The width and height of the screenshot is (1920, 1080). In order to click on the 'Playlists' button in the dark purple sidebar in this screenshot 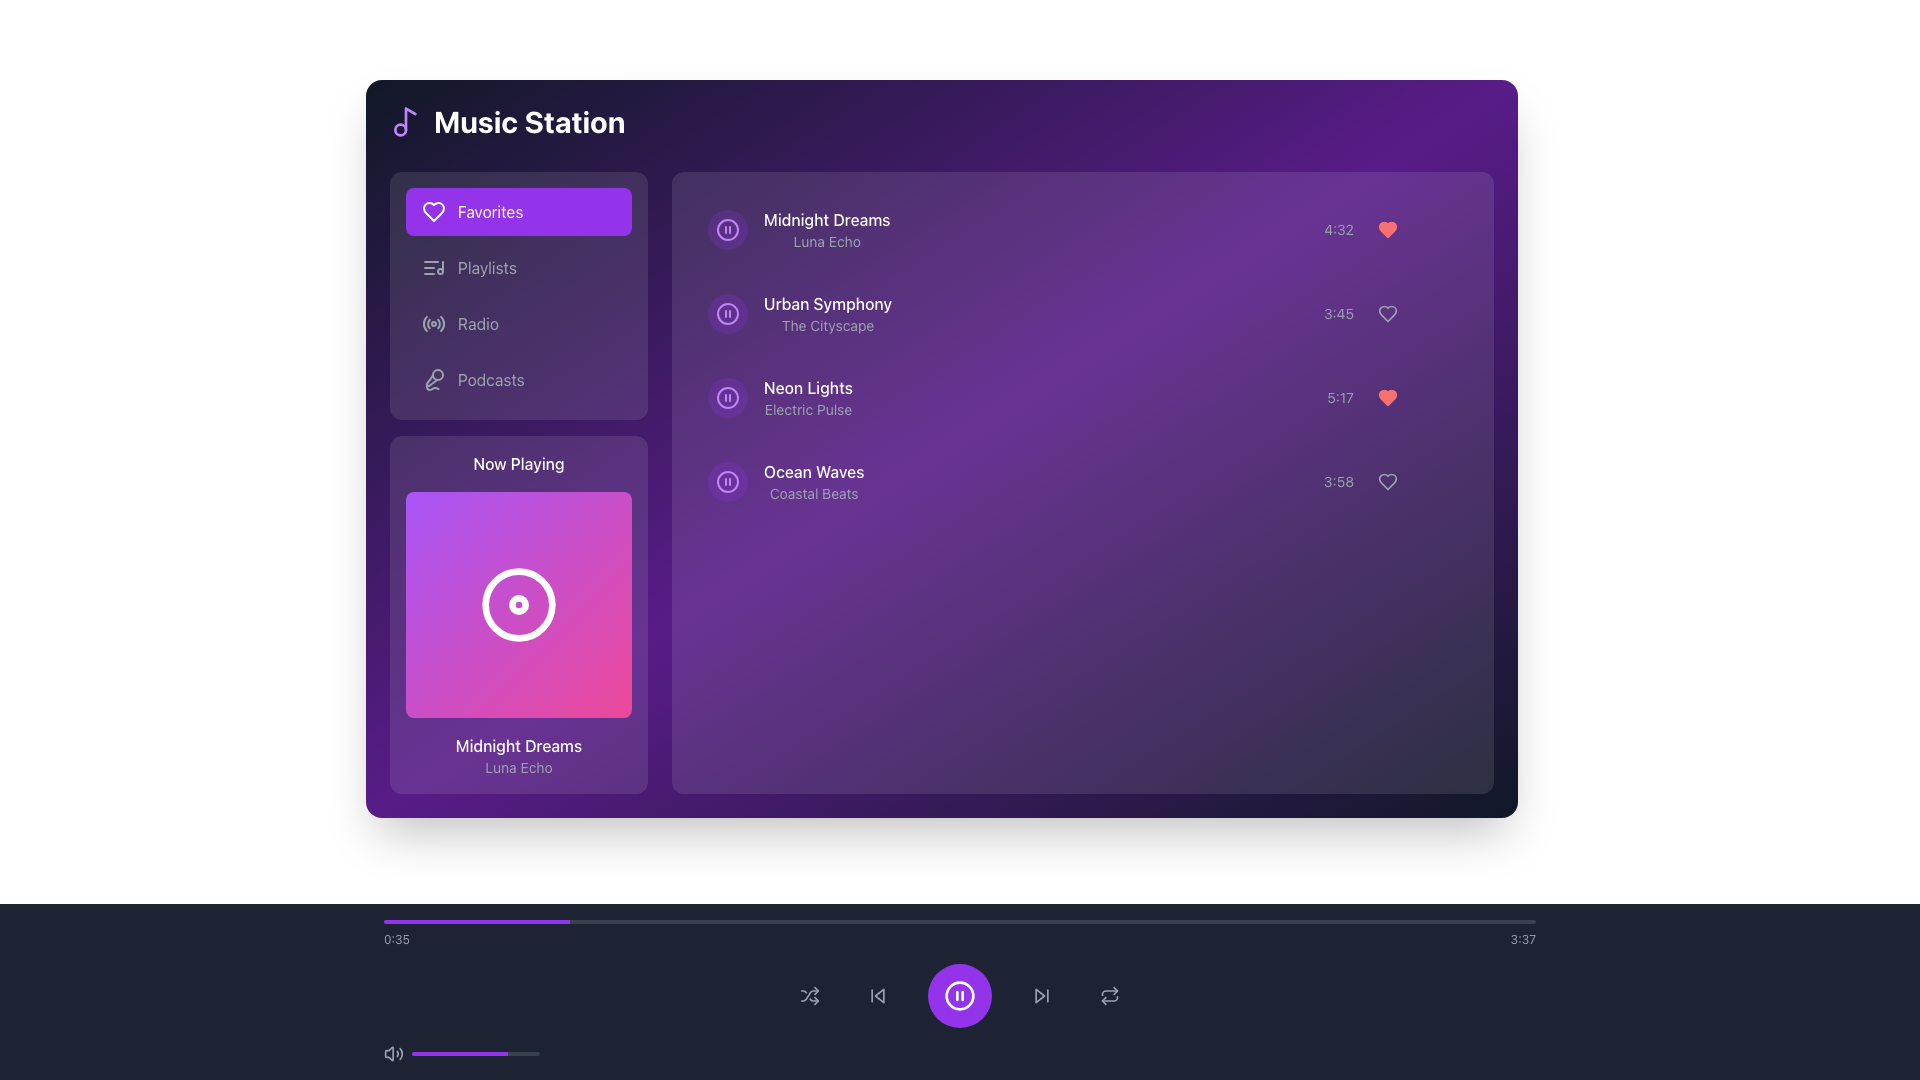, I will do `click(518, 266)`.